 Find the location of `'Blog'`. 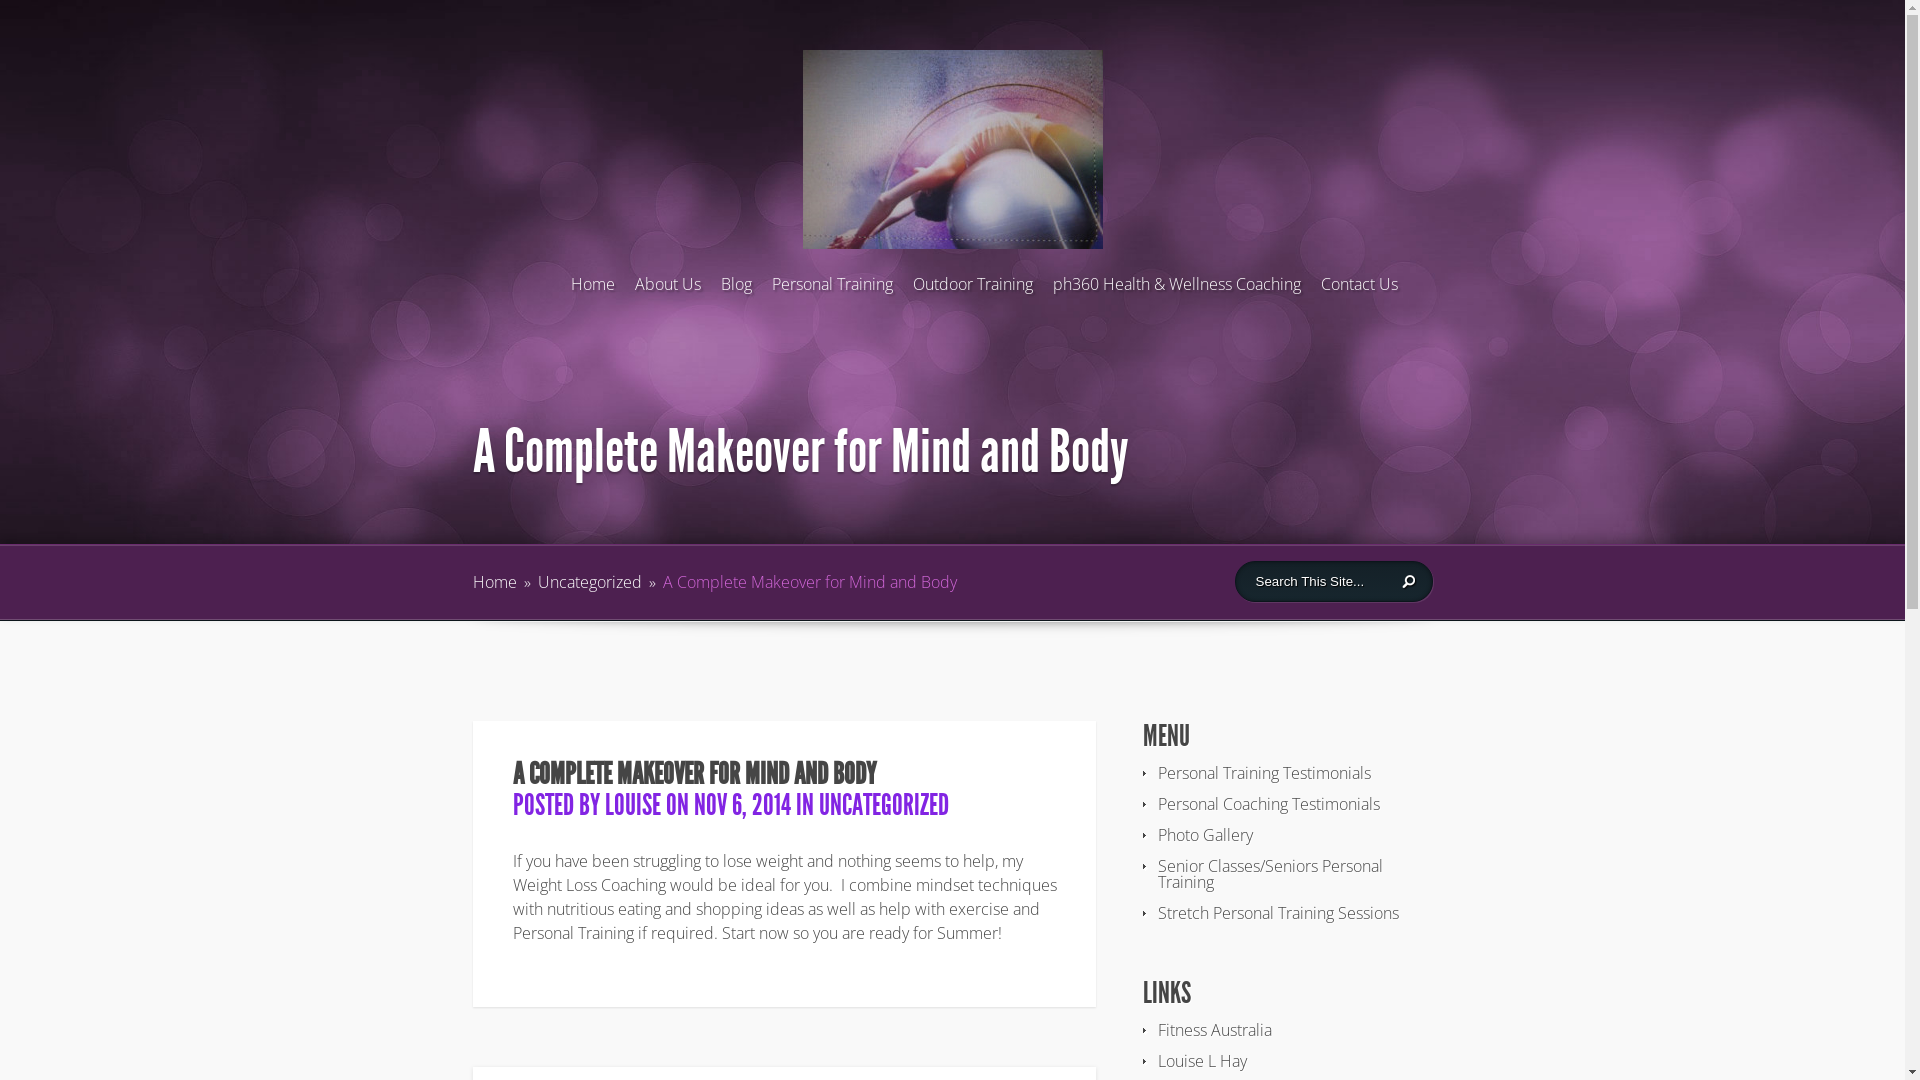

'Blog' is located at coordinates (734, 289).